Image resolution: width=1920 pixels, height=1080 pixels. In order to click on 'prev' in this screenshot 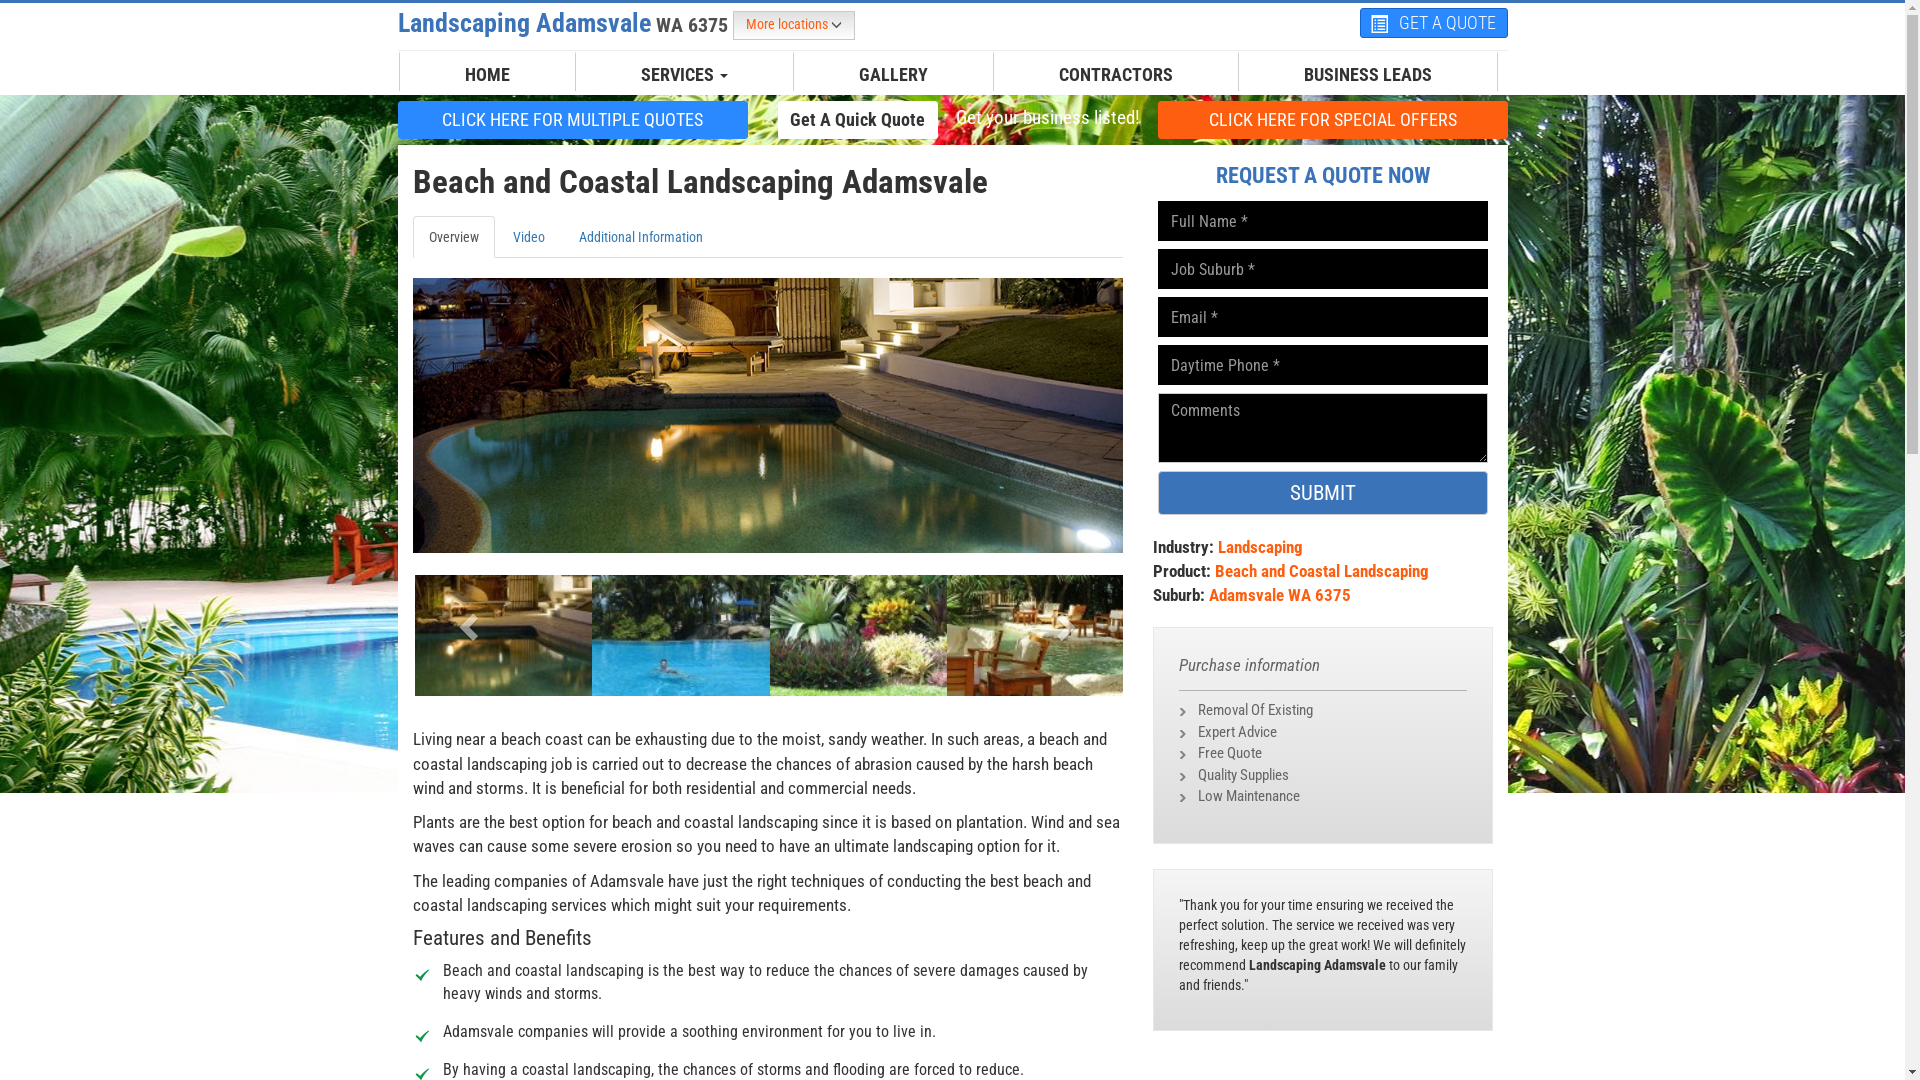, I will do `click(464, 619)`.